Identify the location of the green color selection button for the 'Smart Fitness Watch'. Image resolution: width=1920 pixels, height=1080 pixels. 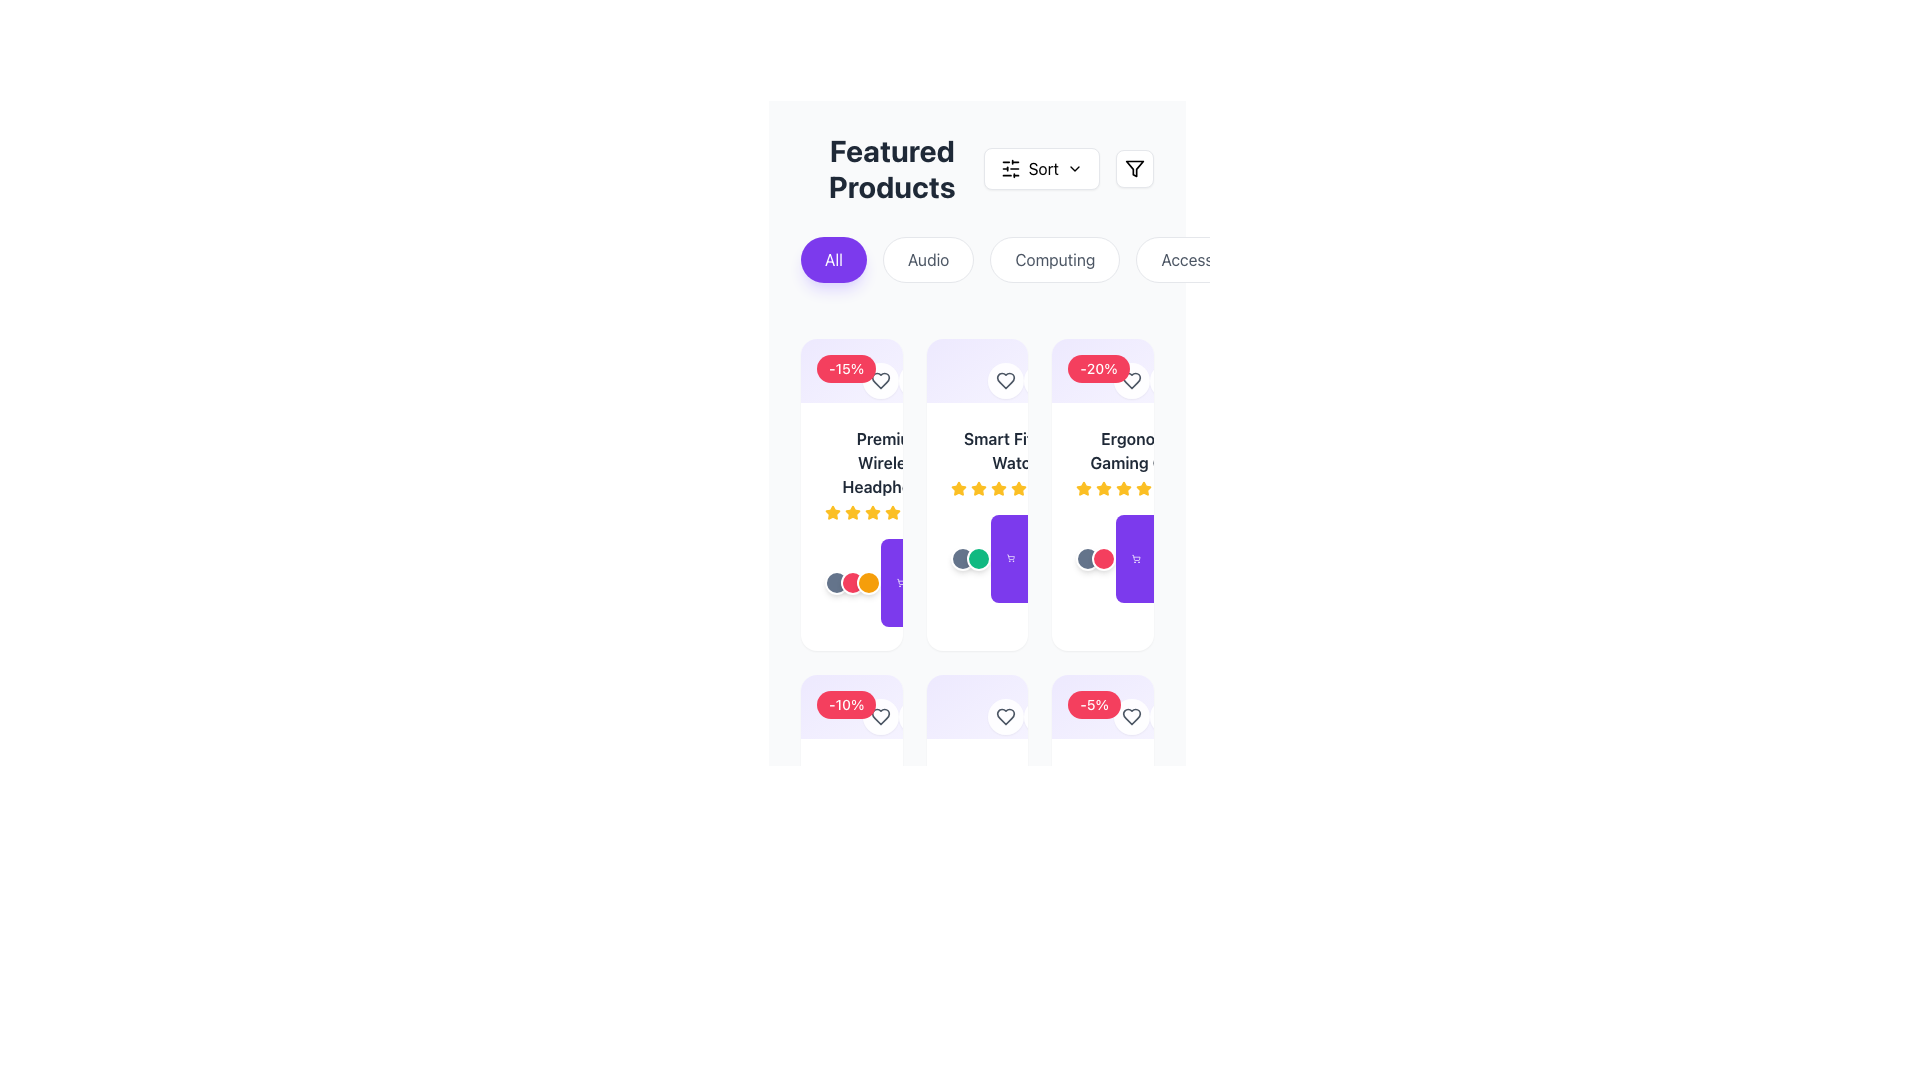
(977, 559).